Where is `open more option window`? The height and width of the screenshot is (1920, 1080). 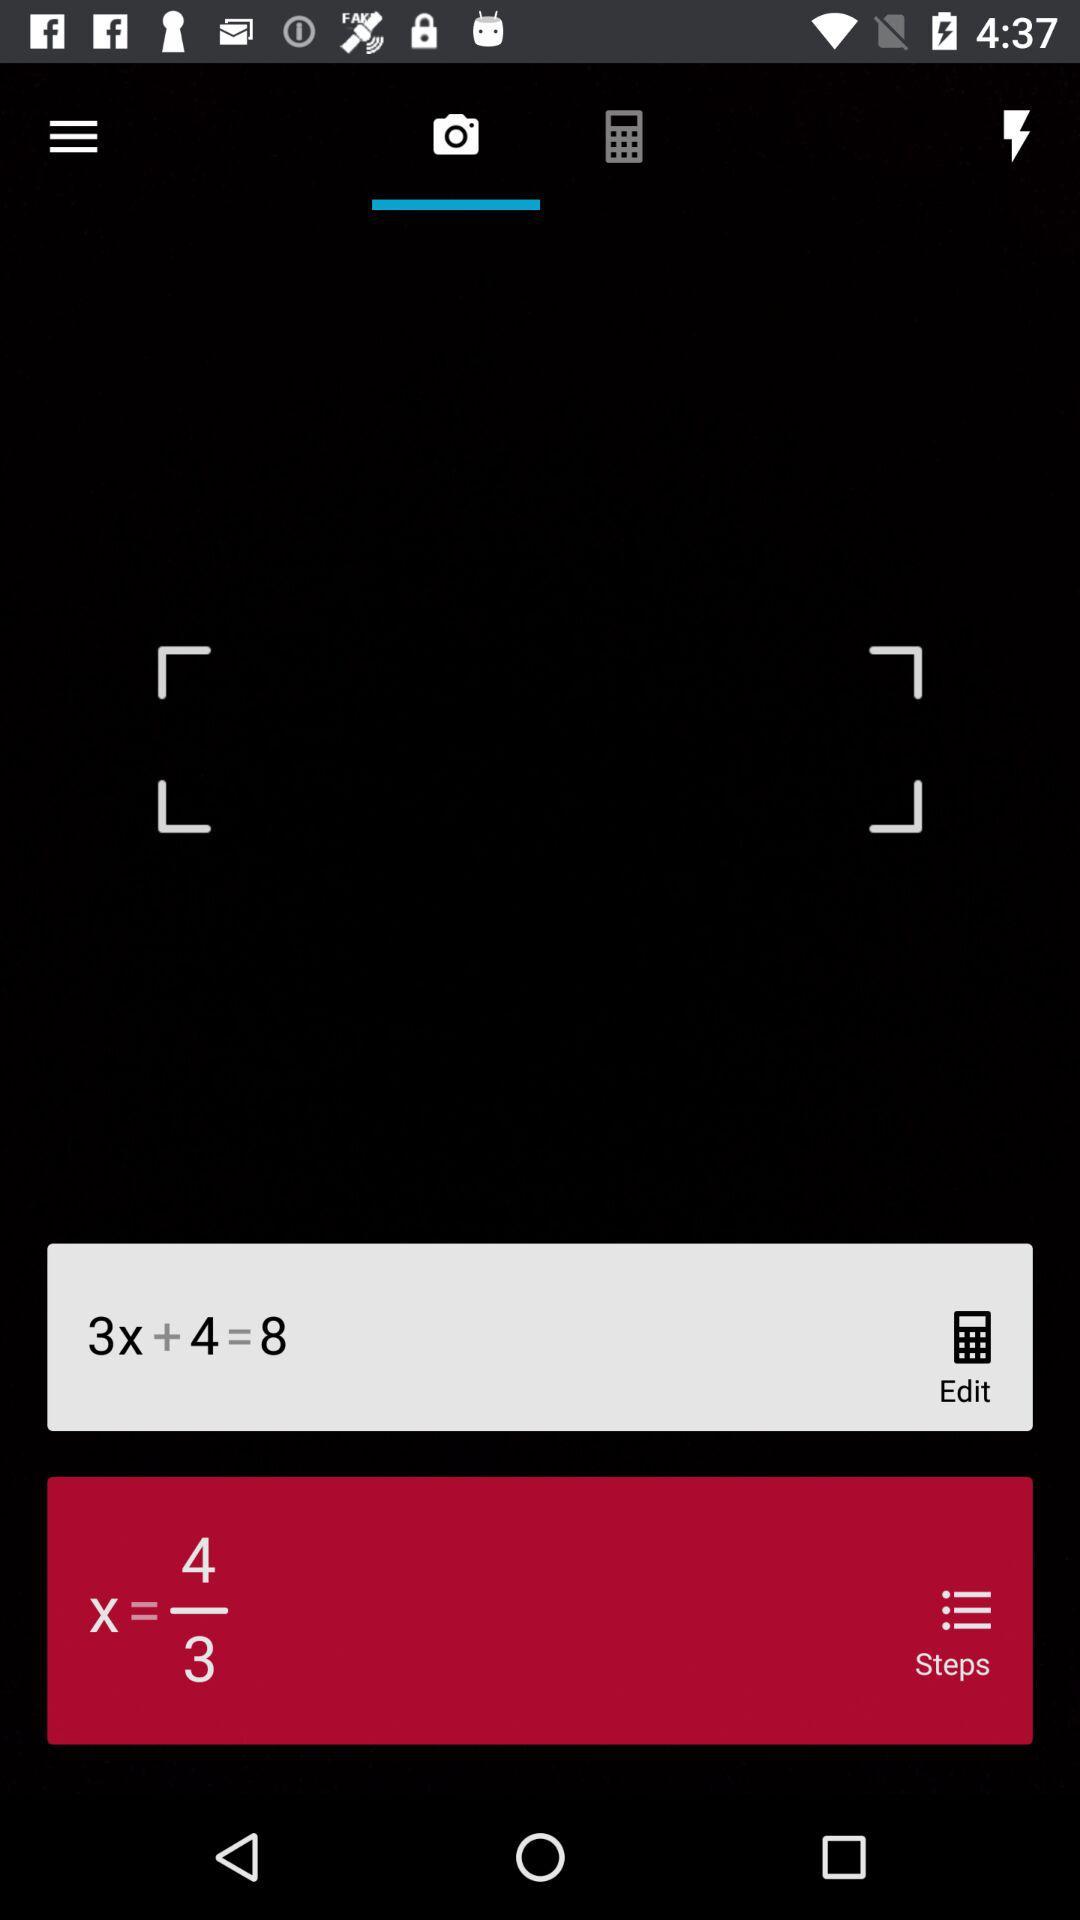
open more option window is located at coordinates (72, 135).